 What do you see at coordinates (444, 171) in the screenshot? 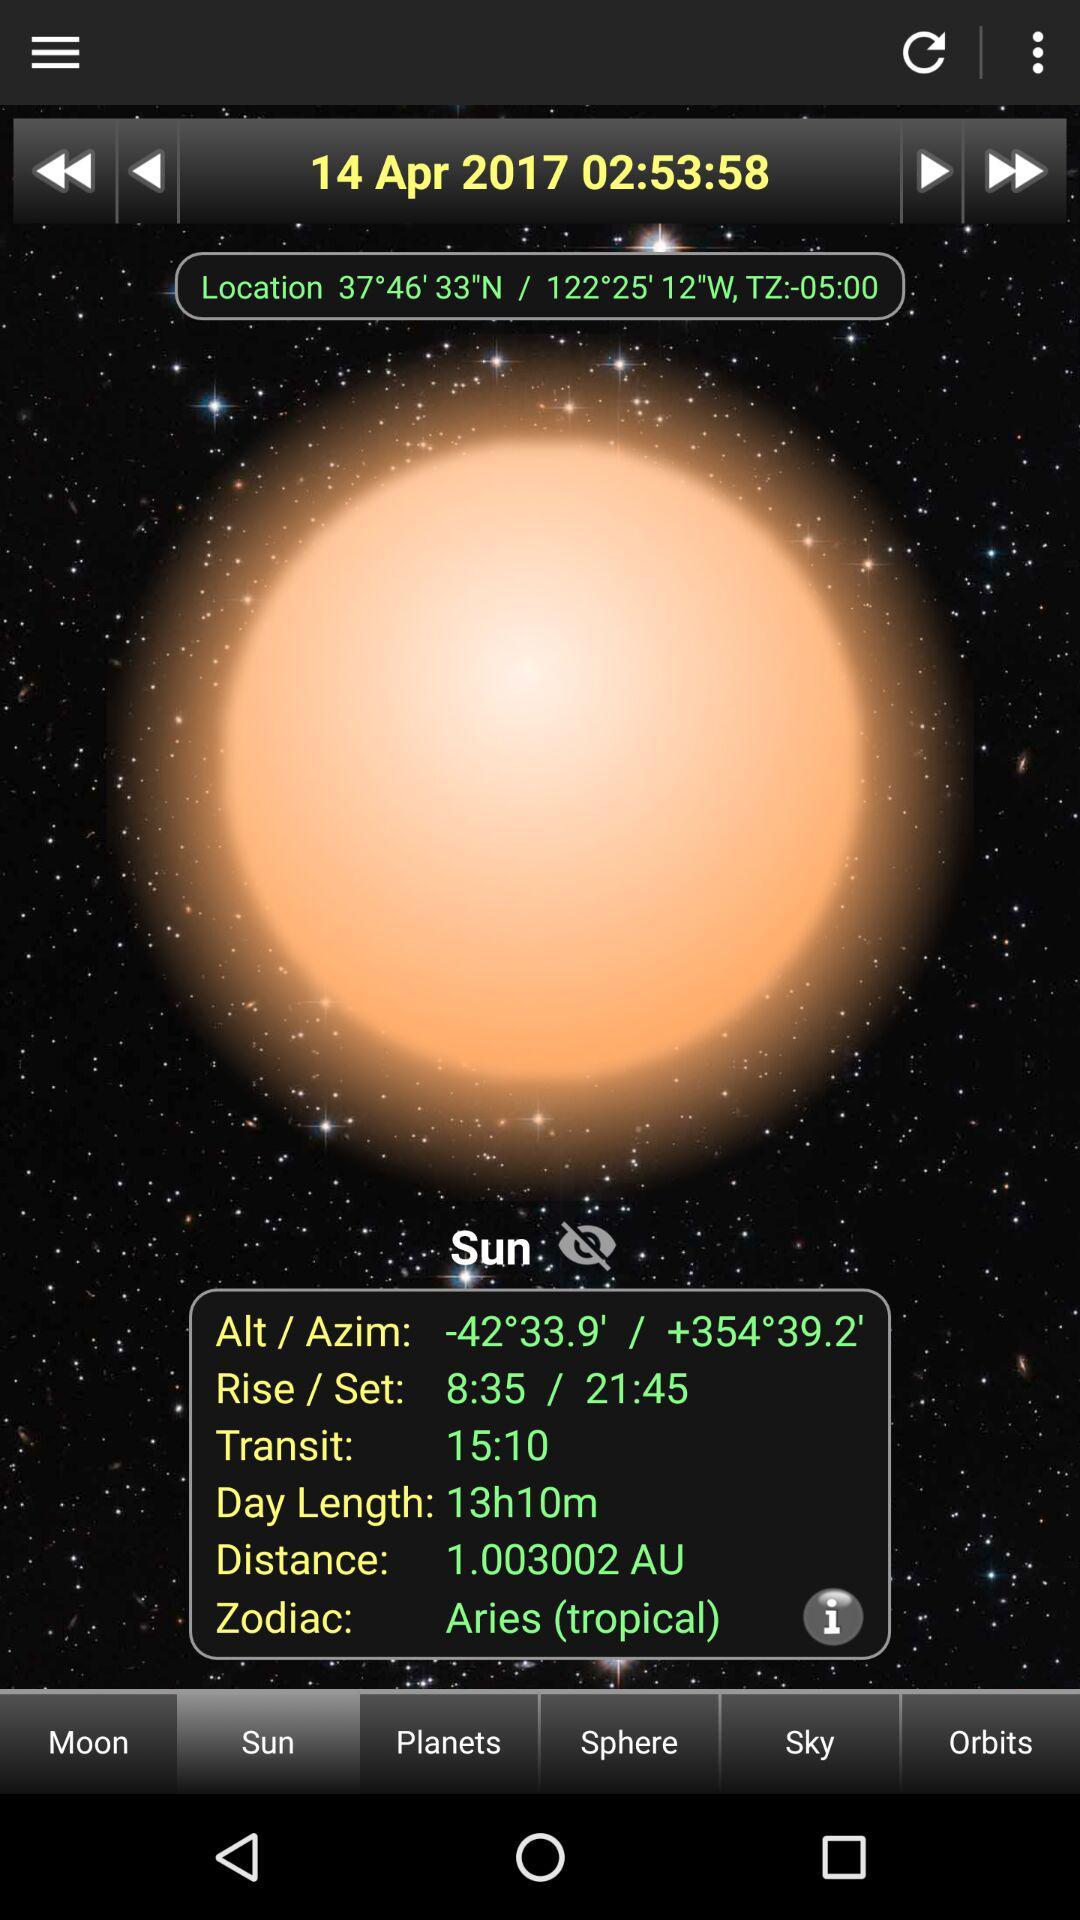
I see `14 apr 2017` at bounding box center [444, 171].